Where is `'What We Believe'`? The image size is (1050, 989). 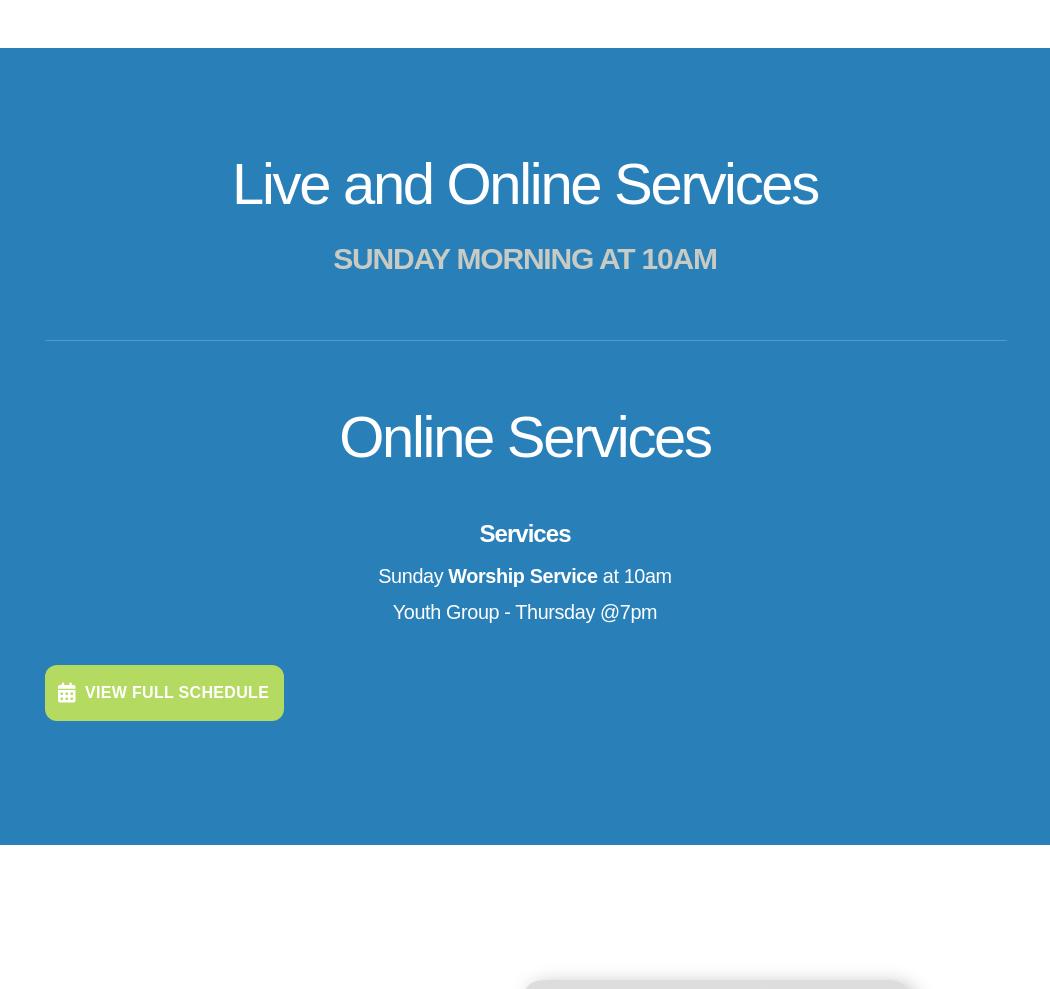
'What We Believe' is located at coordinates (119, 830).